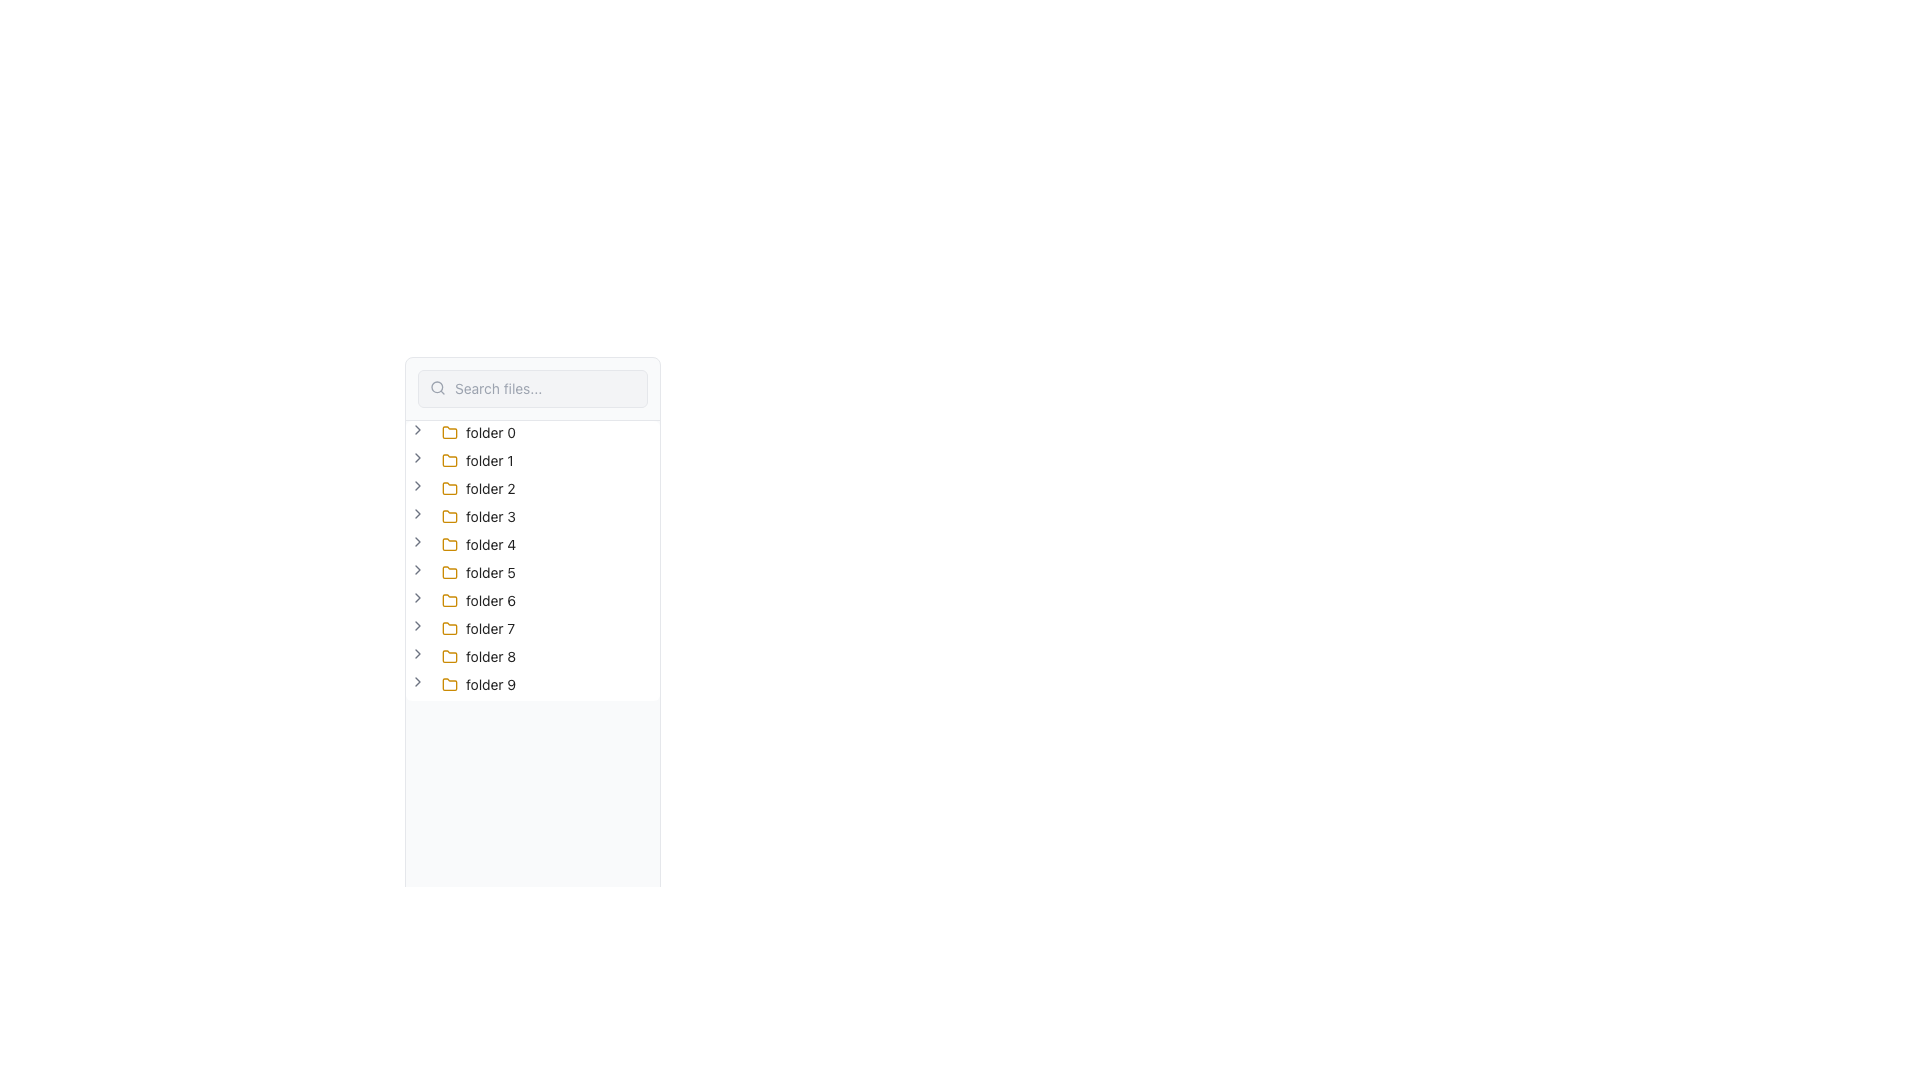 This screenshot has height=1080, width=1920. What do you see at coordinates (490, 627) in the screenshot?
I see `the text label representing the folder labeled 'folder 7' in the file navigation interface, which is positioned in the seventh slot of the list` at bounding box center [490, 627].